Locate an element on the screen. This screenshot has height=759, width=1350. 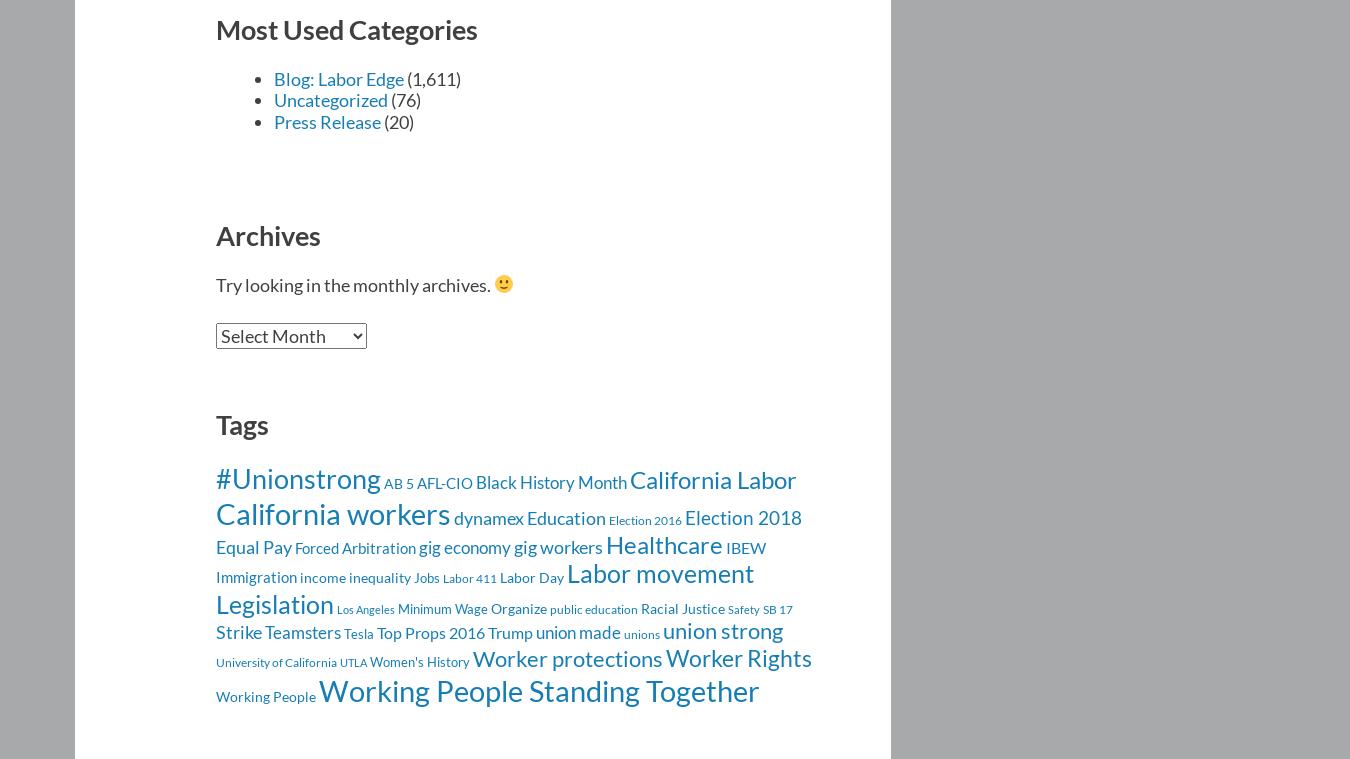
'Uncategorized' is located at coordinates (330, 99).